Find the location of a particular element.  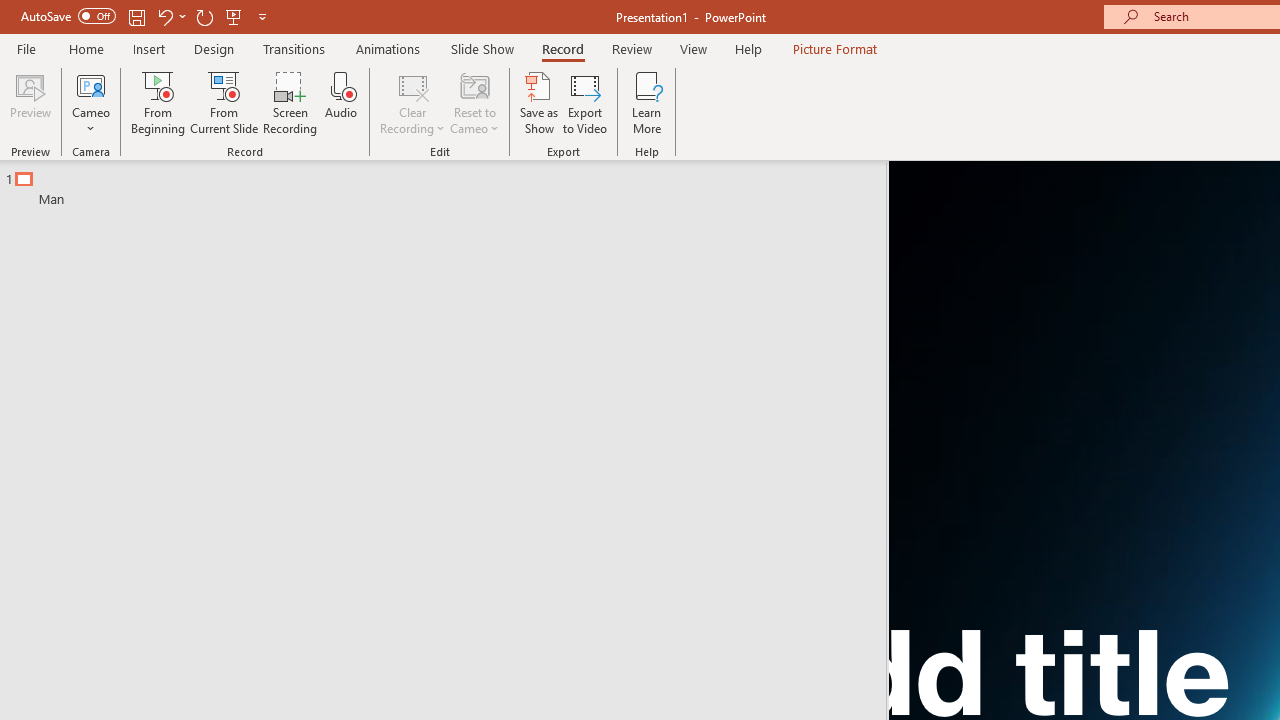

'Customize Quick Access Toolbar' is located at coordinates (262, 16).